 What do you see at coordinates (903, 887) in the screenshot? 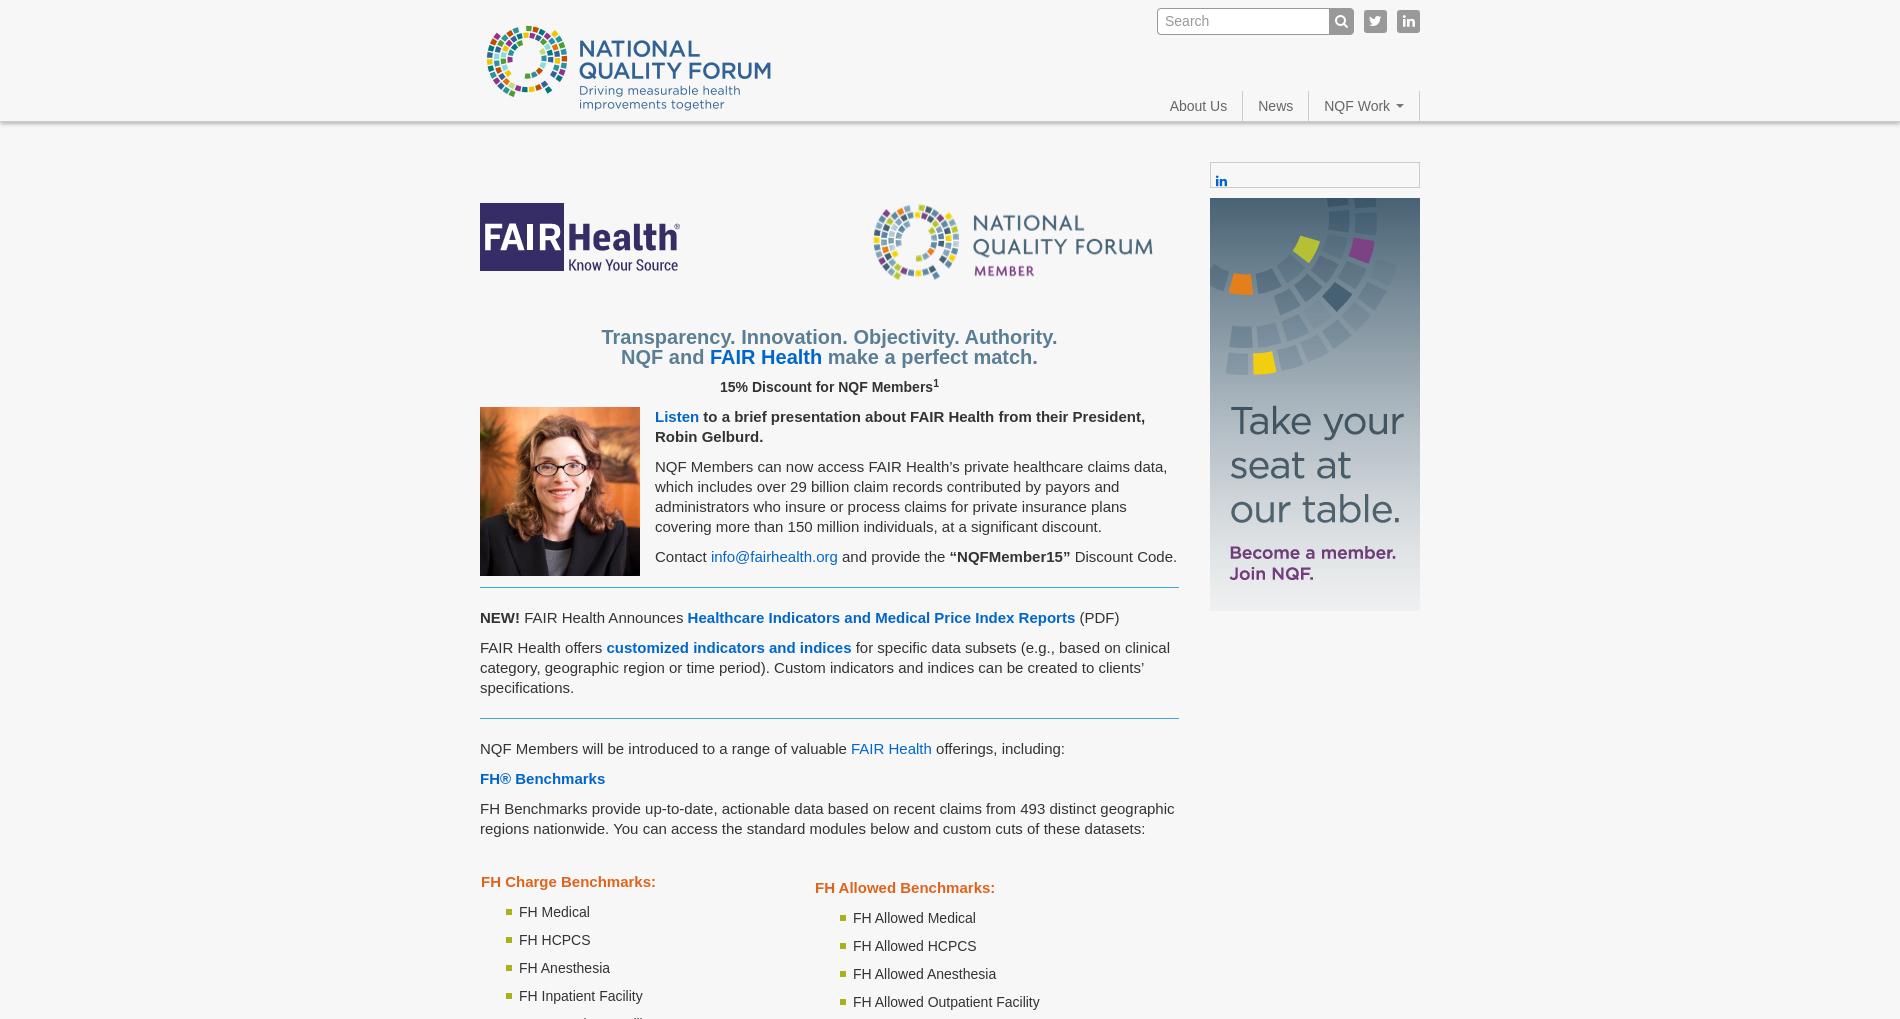
I see `'FH Allowed Benchmarks:'` at bounding box center [903, 887].